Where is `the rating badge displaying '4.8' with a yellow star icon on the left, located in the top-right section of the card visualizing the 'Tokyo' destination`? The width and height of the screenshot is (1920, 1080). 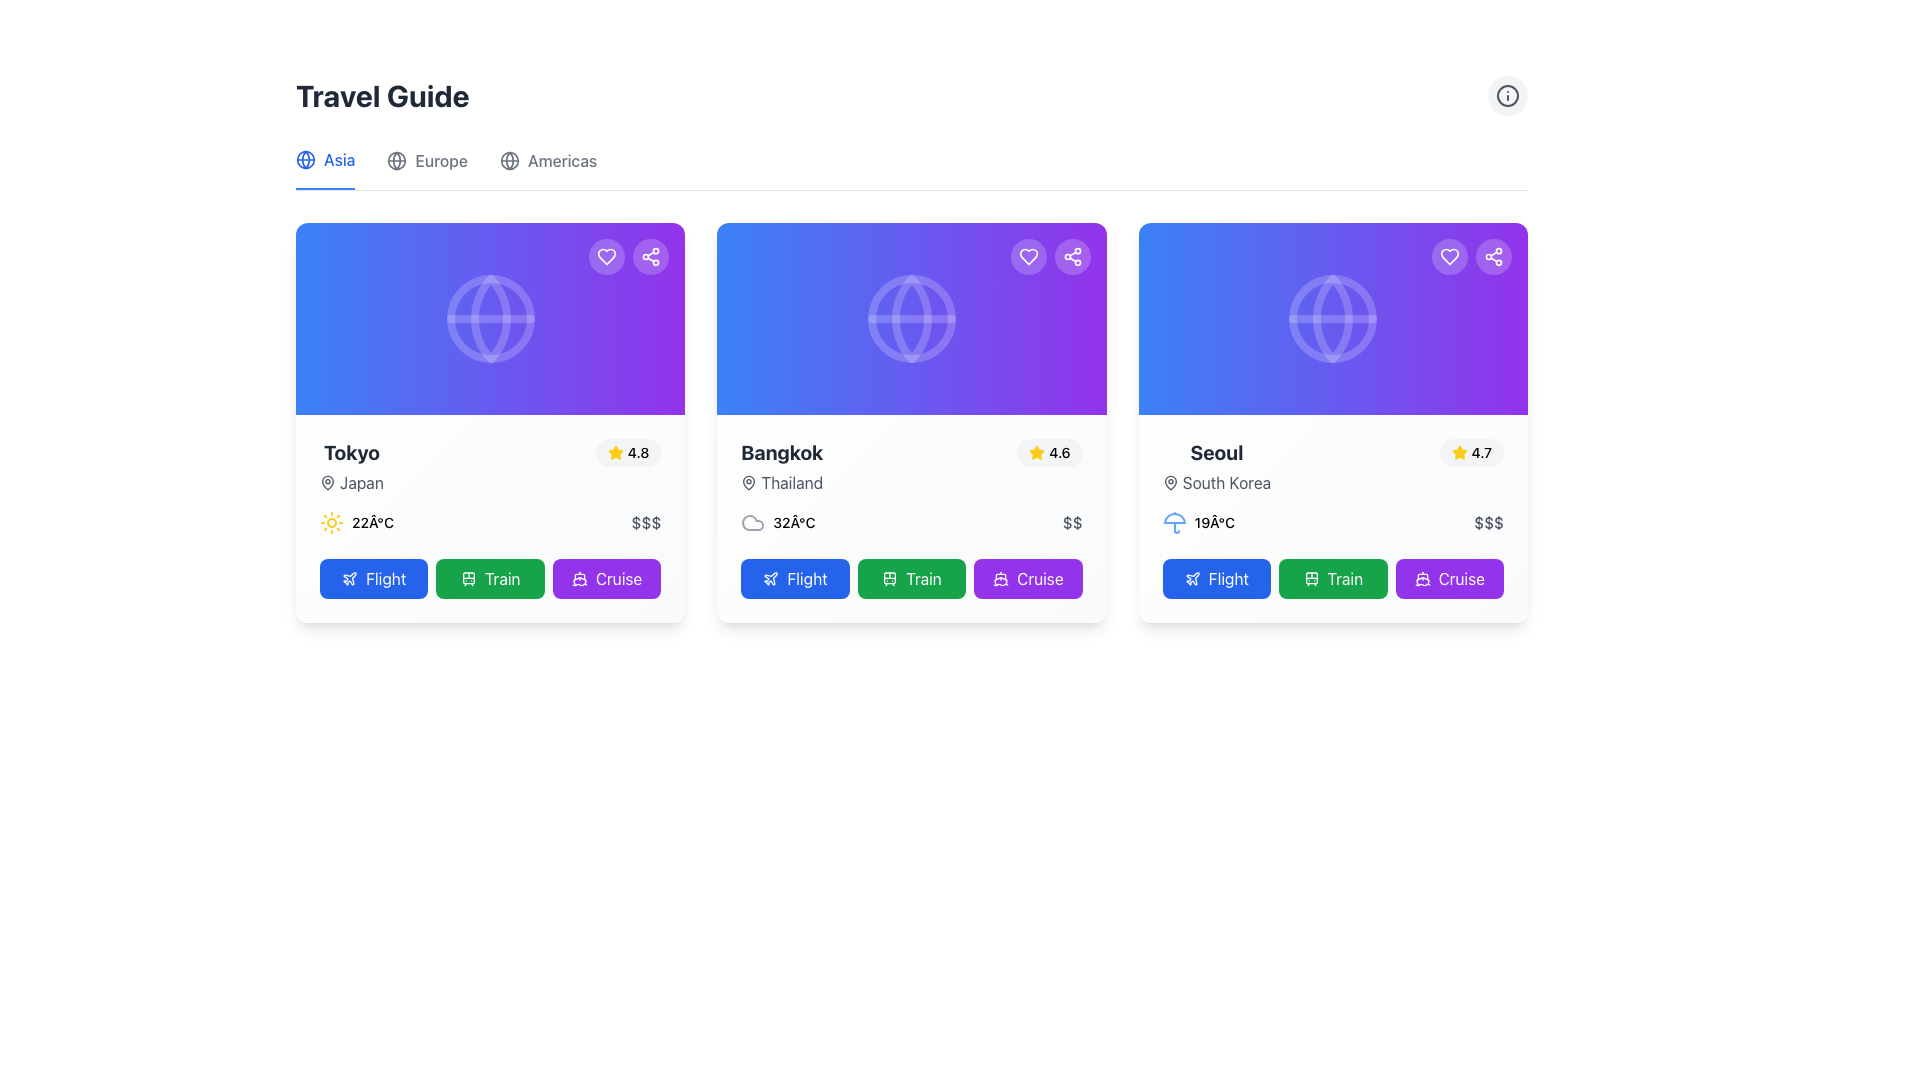 the rating badge displaying '4.8' with a yellow star icon on the left, located in the top-right section of the card visualizing the 'Tokyo' destination is located at coordinates (627, 452).